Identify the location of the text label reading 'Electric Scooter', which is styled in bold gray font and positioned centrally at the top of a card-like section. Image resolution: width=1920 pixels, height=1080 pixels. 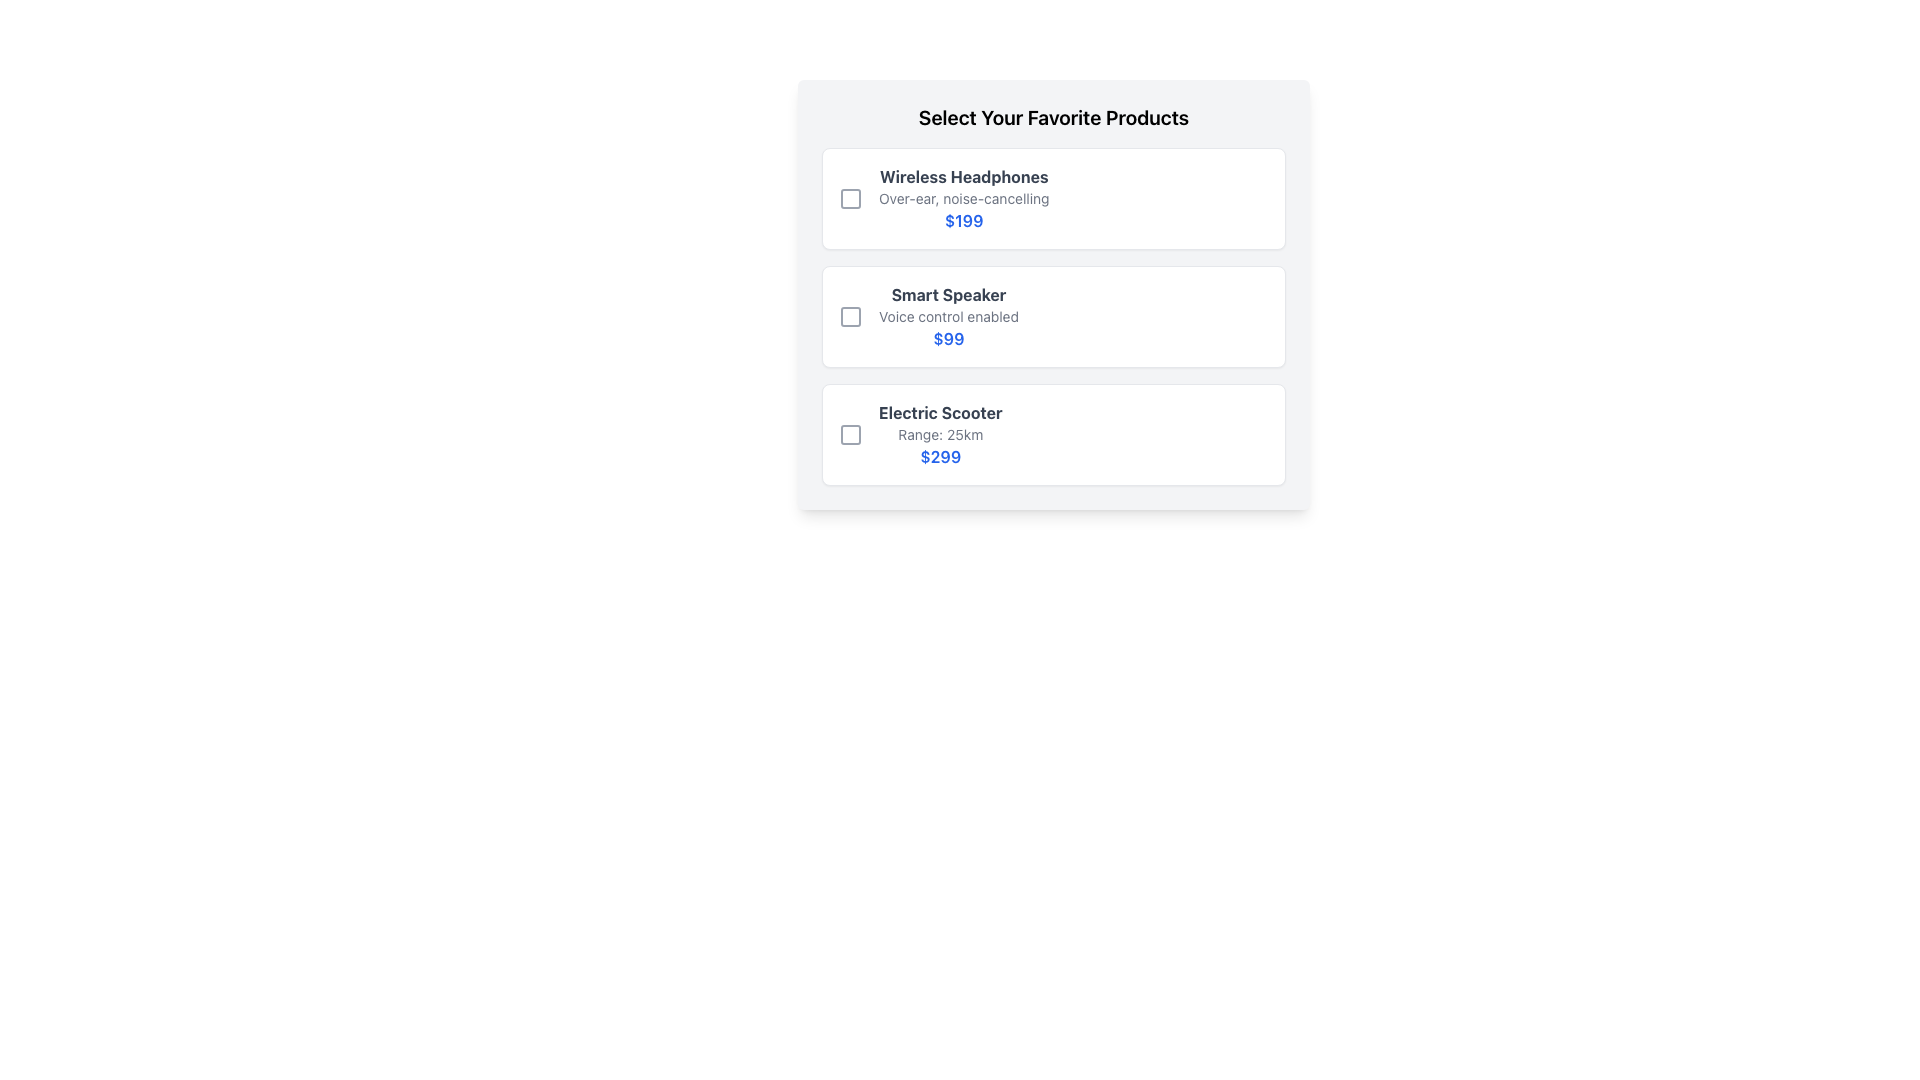
(939, 411).